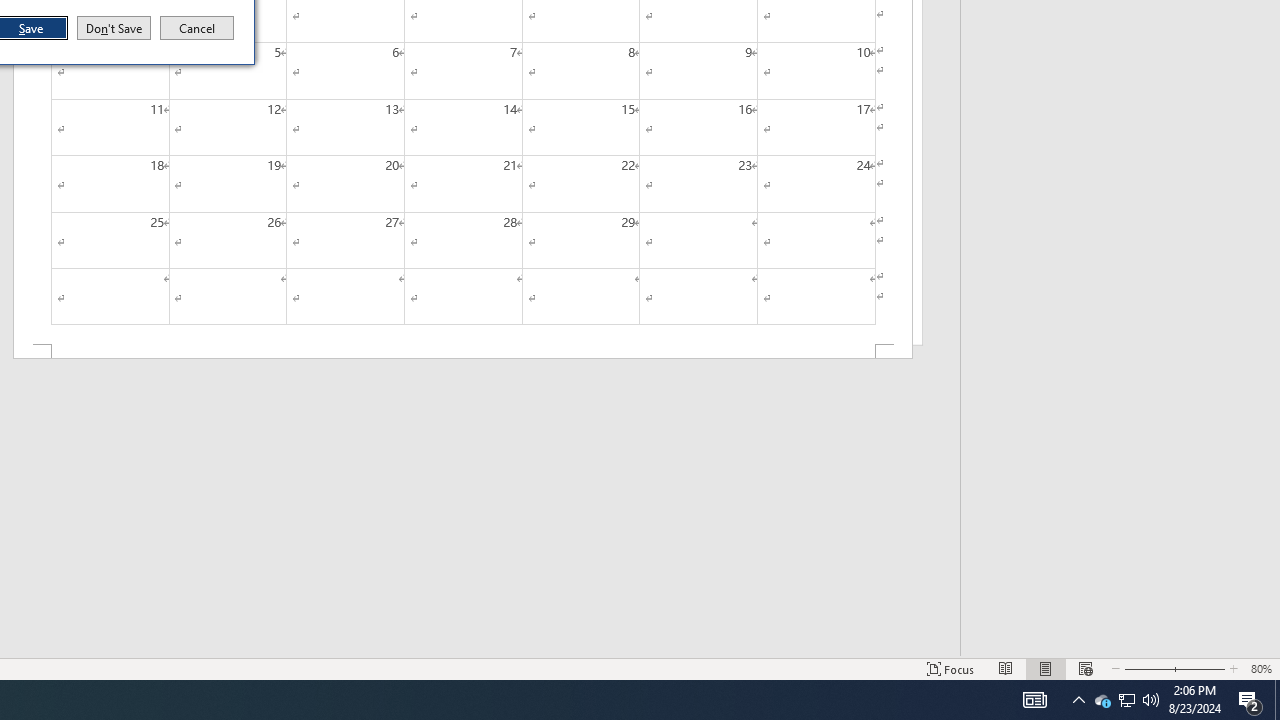 The width and height of the screenshot is (1280, 720). What do you see at coordinates (950, 669) in the screenshot?
I see `'Focus '` at bounding box center [950, 669].